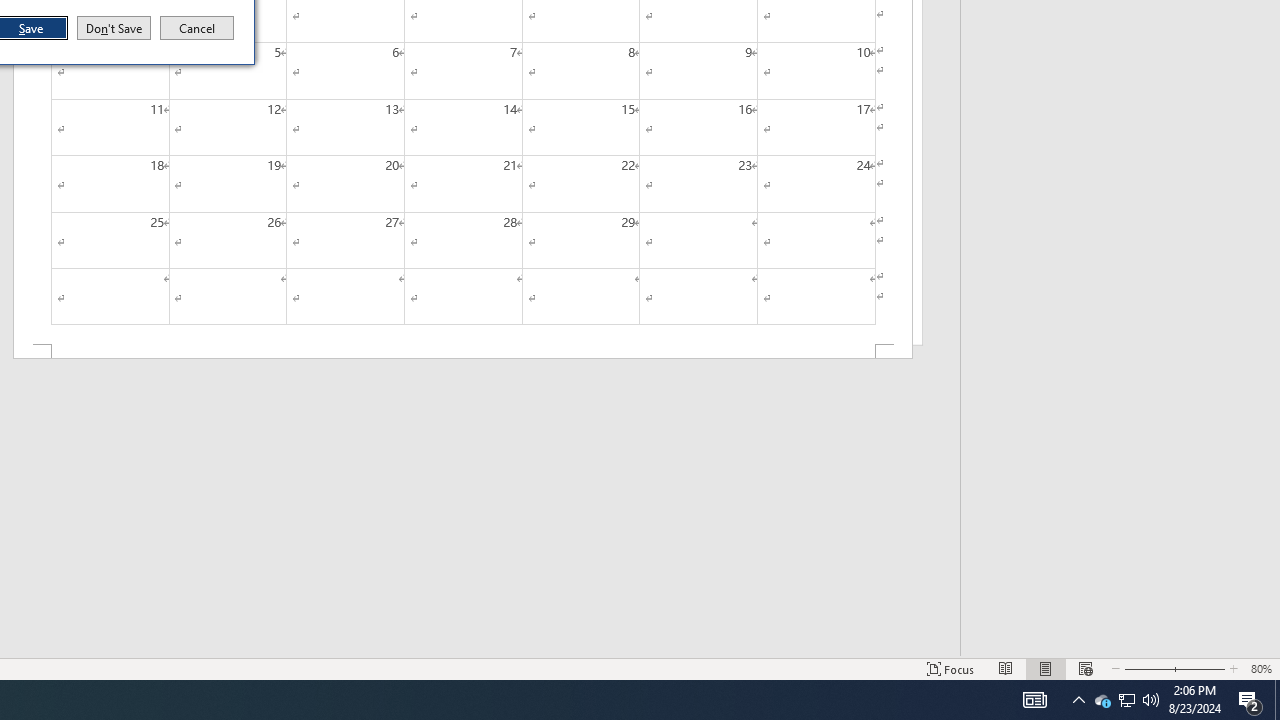 The width and height of the screenshot is (1280, 720). What do you see at coordinates (950, 669) in the screenshot?
I see `'Focus '` at bounding box center [950, 669].